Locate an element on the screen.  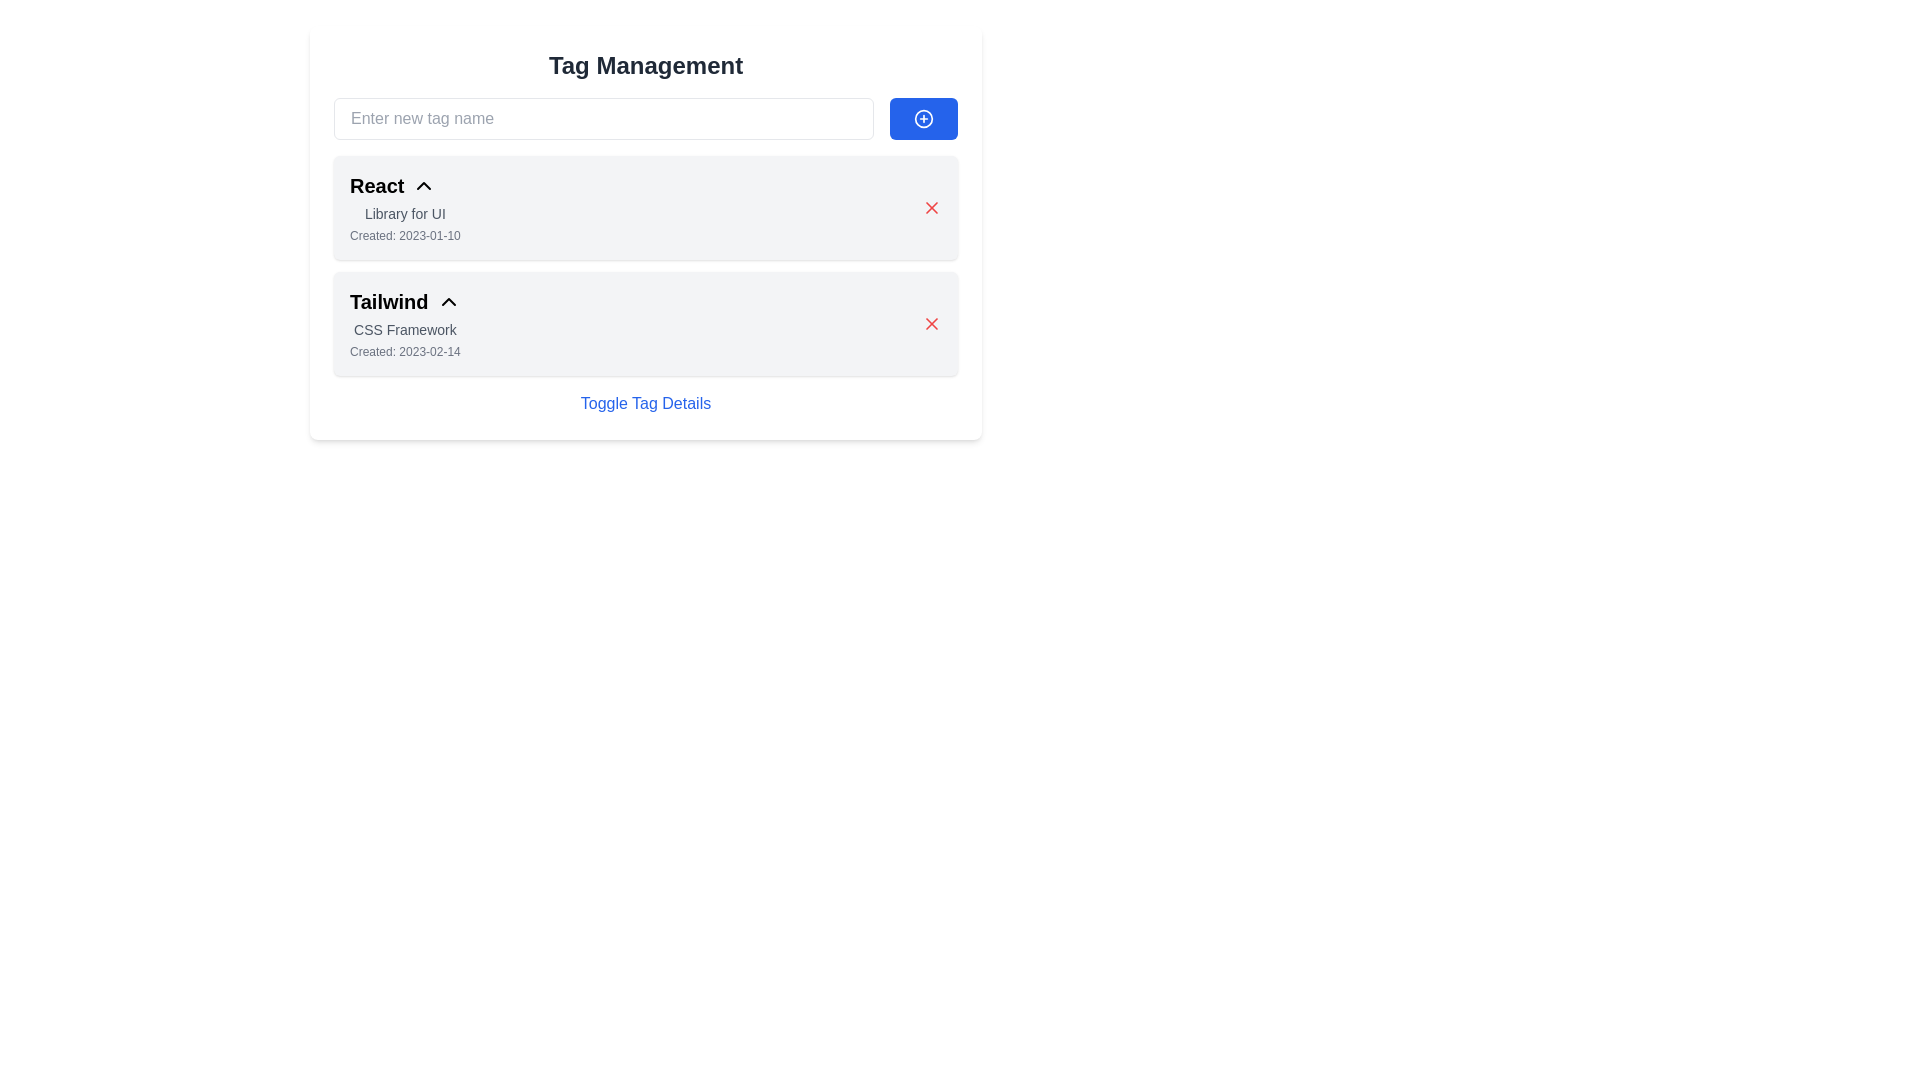
the decorative circular outline of the 'Add' button icon located in the 'Tag Management' interface, positioned to the right of the 'Enter new tag name' text input field is located at coordinates (923, 119).